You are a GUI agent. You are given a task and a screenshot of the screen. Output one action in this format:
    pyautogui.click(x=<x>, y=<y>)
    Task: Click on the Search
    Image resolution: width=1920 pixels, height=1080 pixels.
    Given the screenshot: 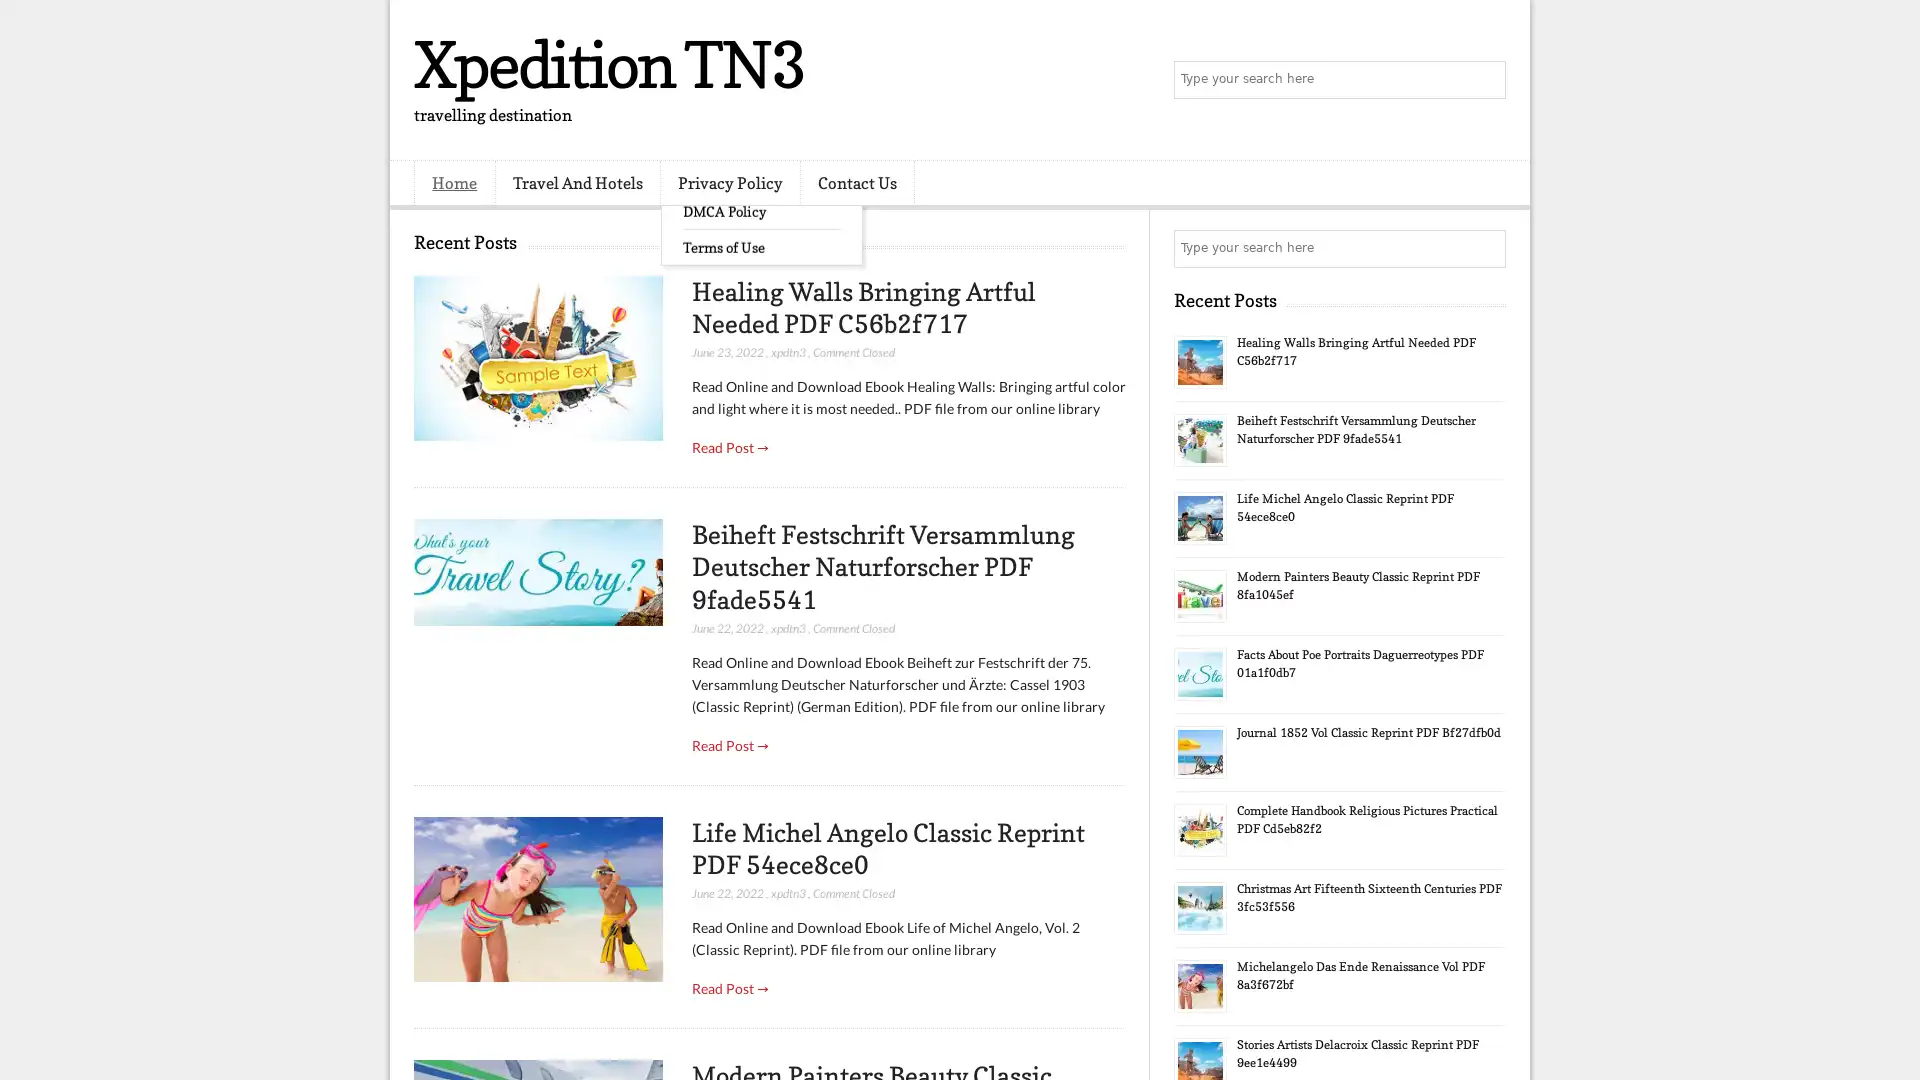 What is the action you would take?
    pyautogui.click(x=1485, y=80)
    